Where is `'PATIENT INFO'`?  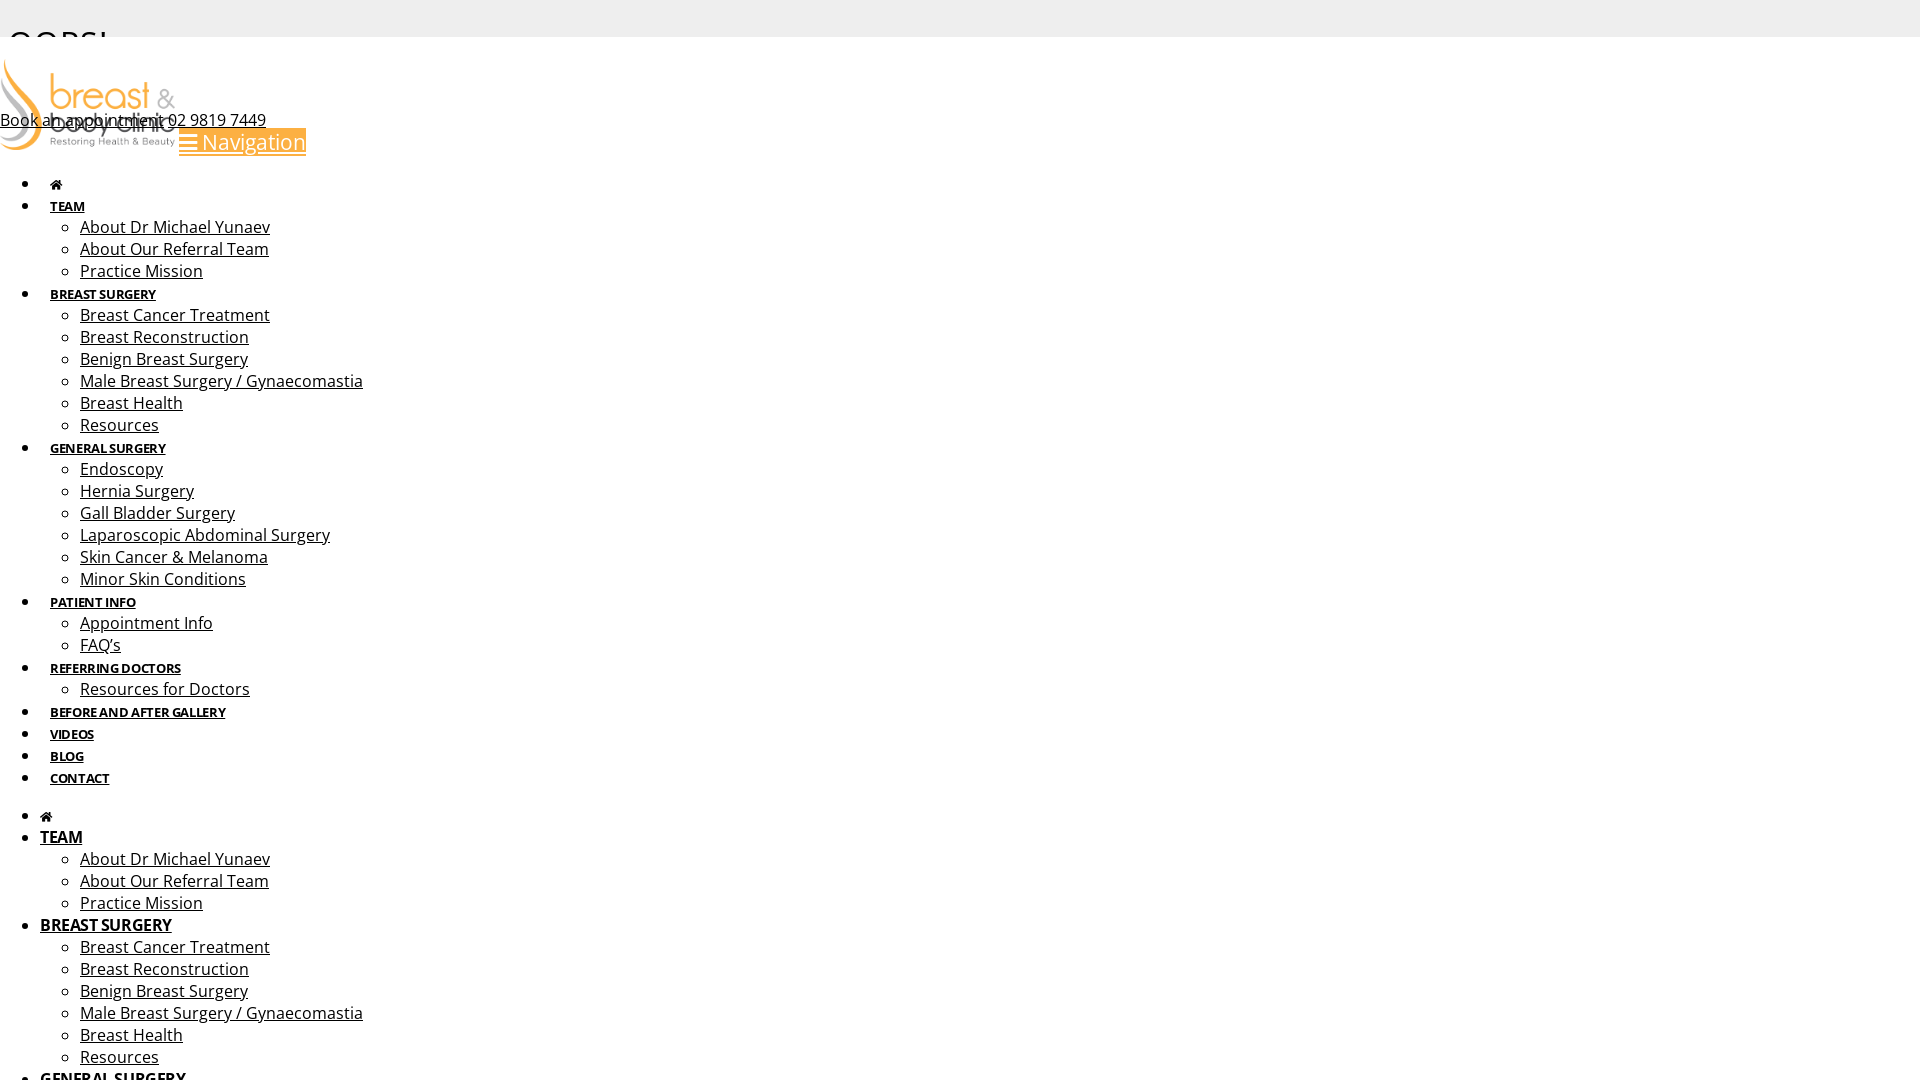
'PATIENT INFO' is located at coordinates (39, 596).